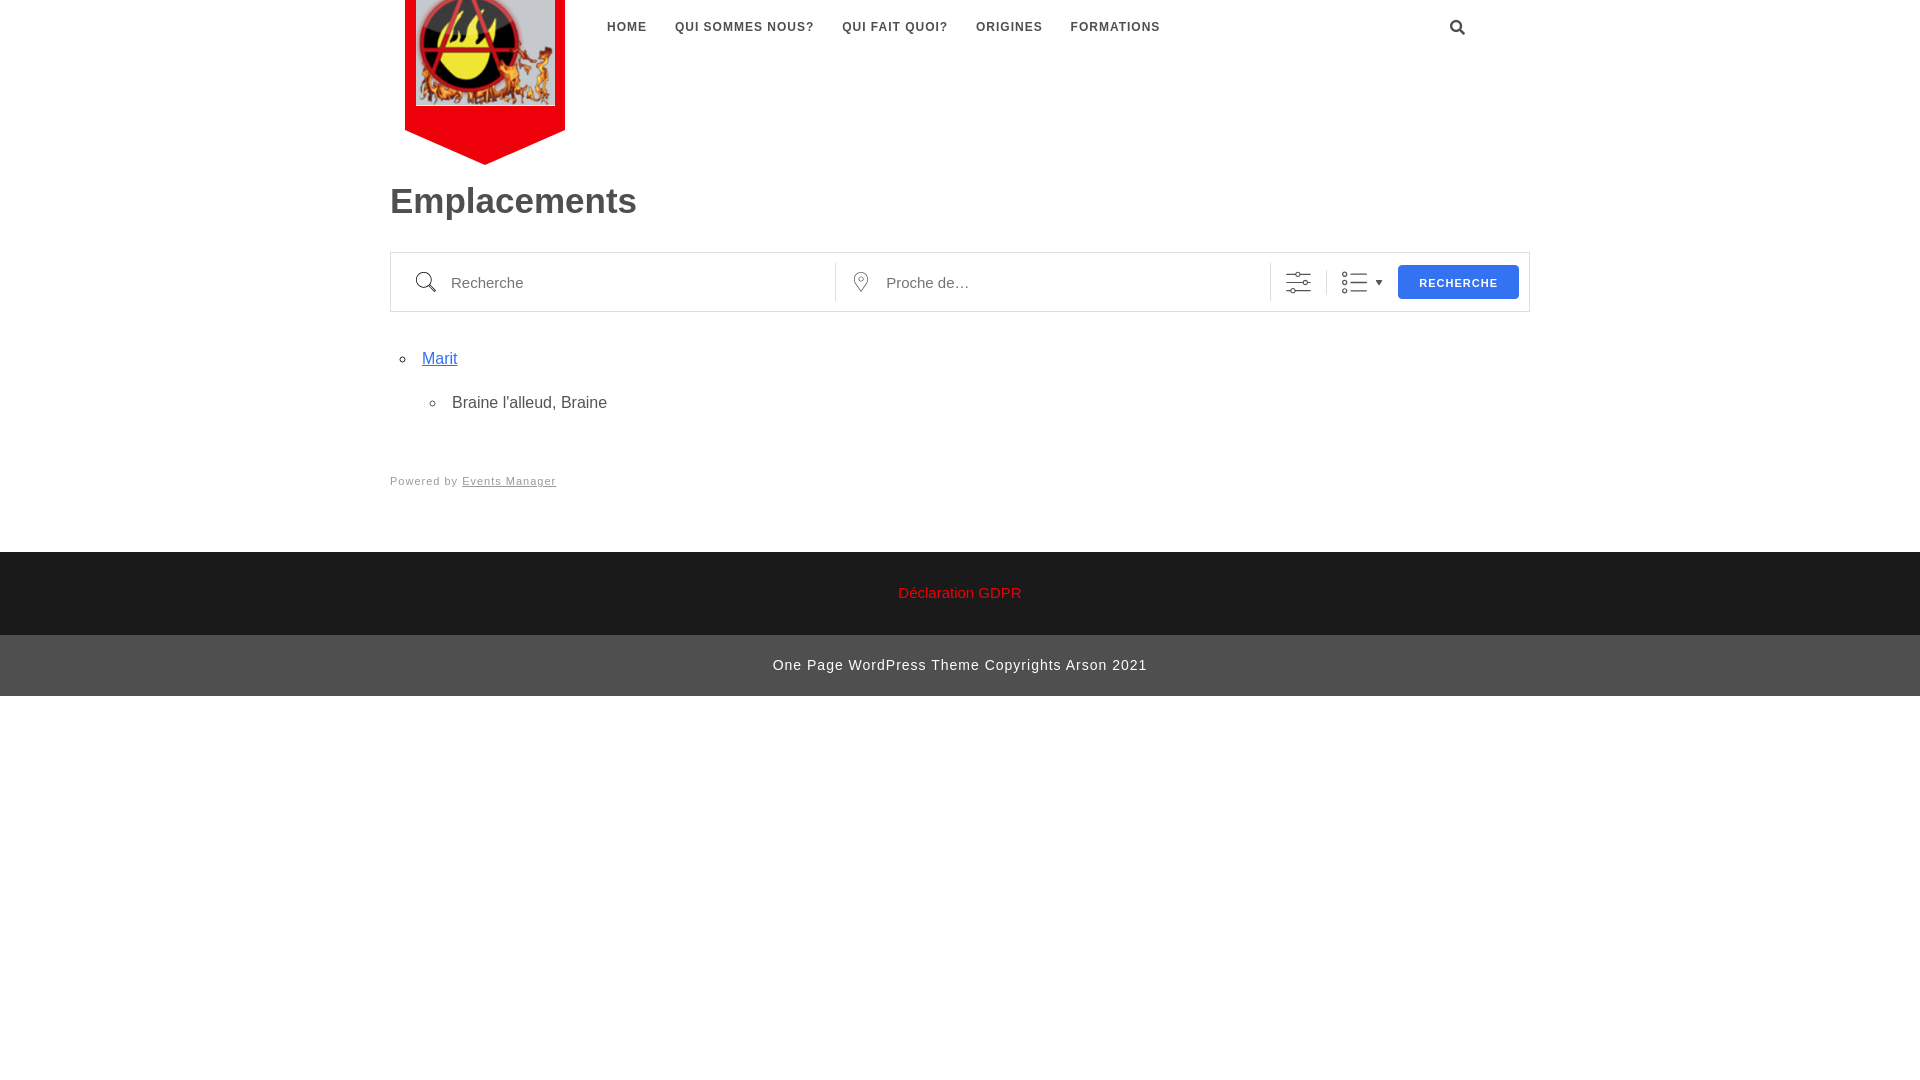 This screenshot has width=1920, height=1080. I want to click on 'One Page WordPress Theme', so click(771, 663).